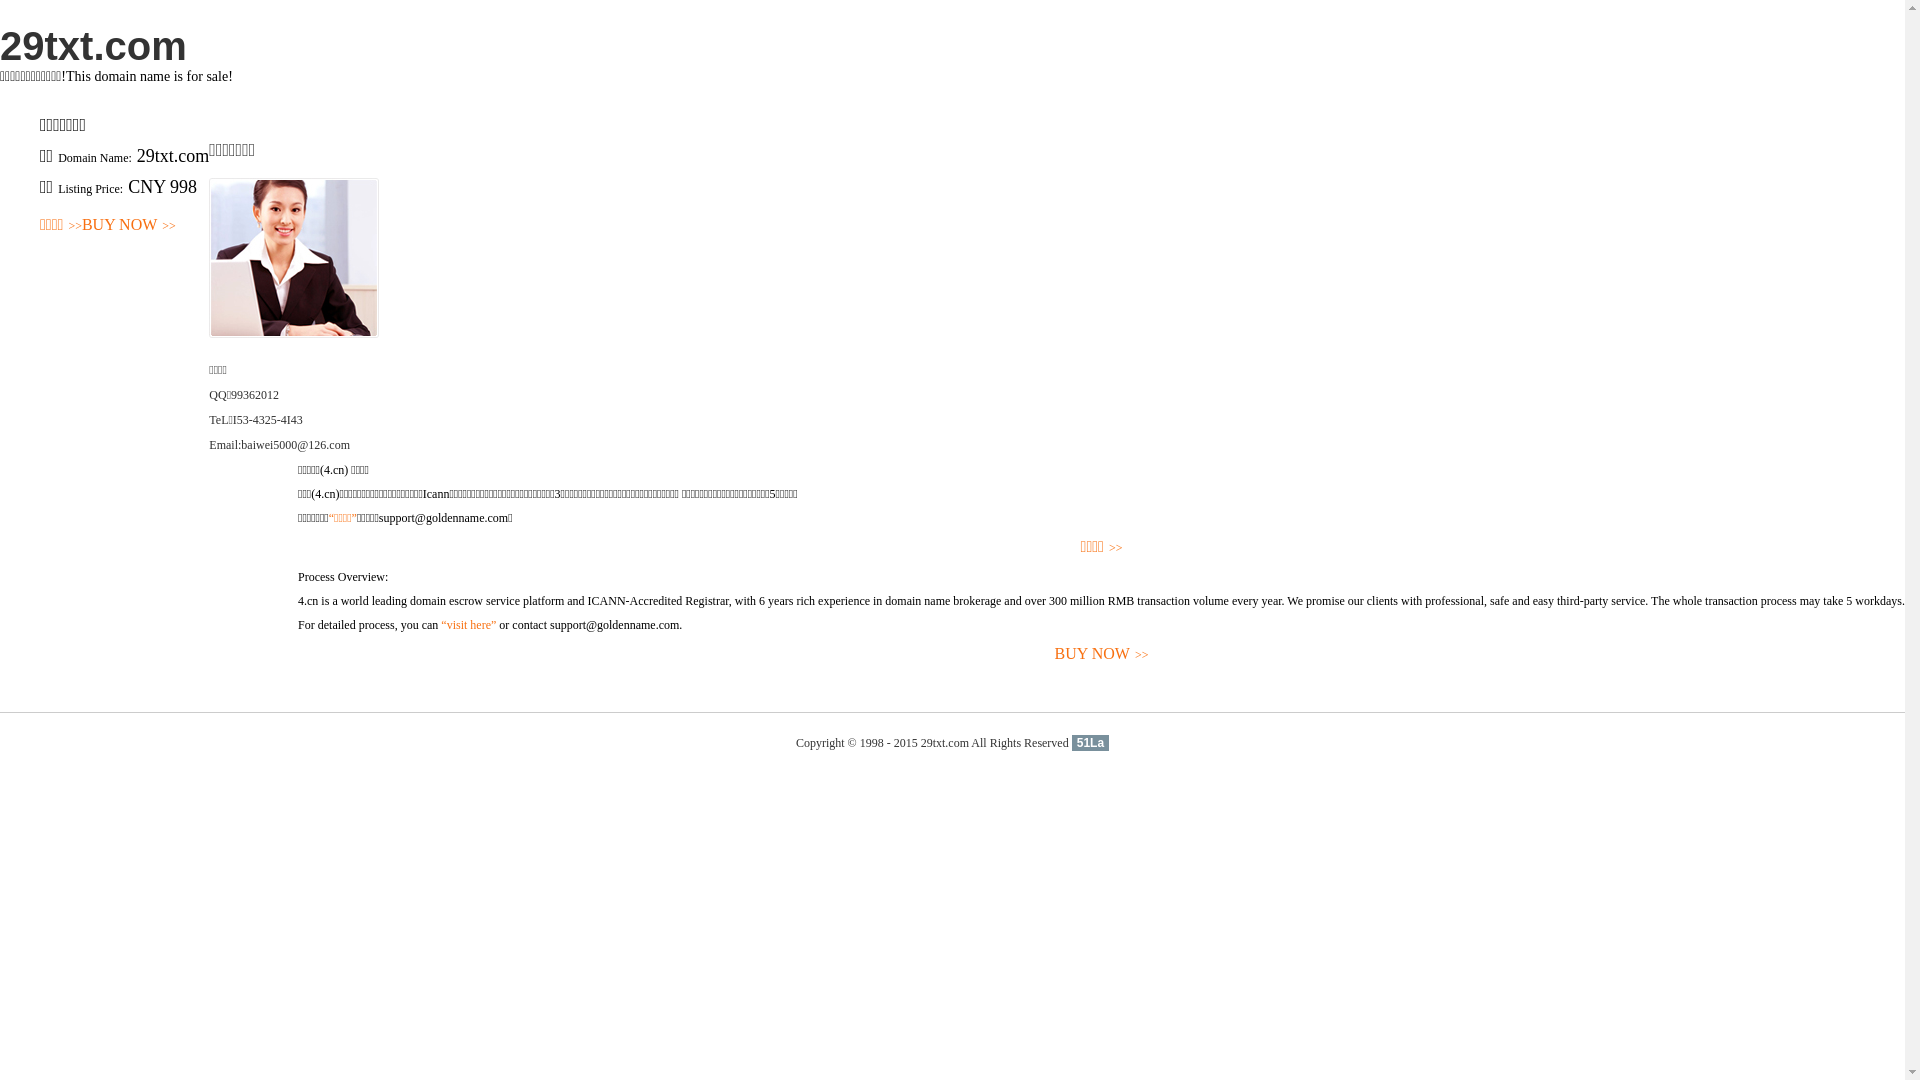  What do you see at coordinates (1100, 654) in the screenshot?
I see `'BUY NOW>>'` at bounding box center [1100, 654].